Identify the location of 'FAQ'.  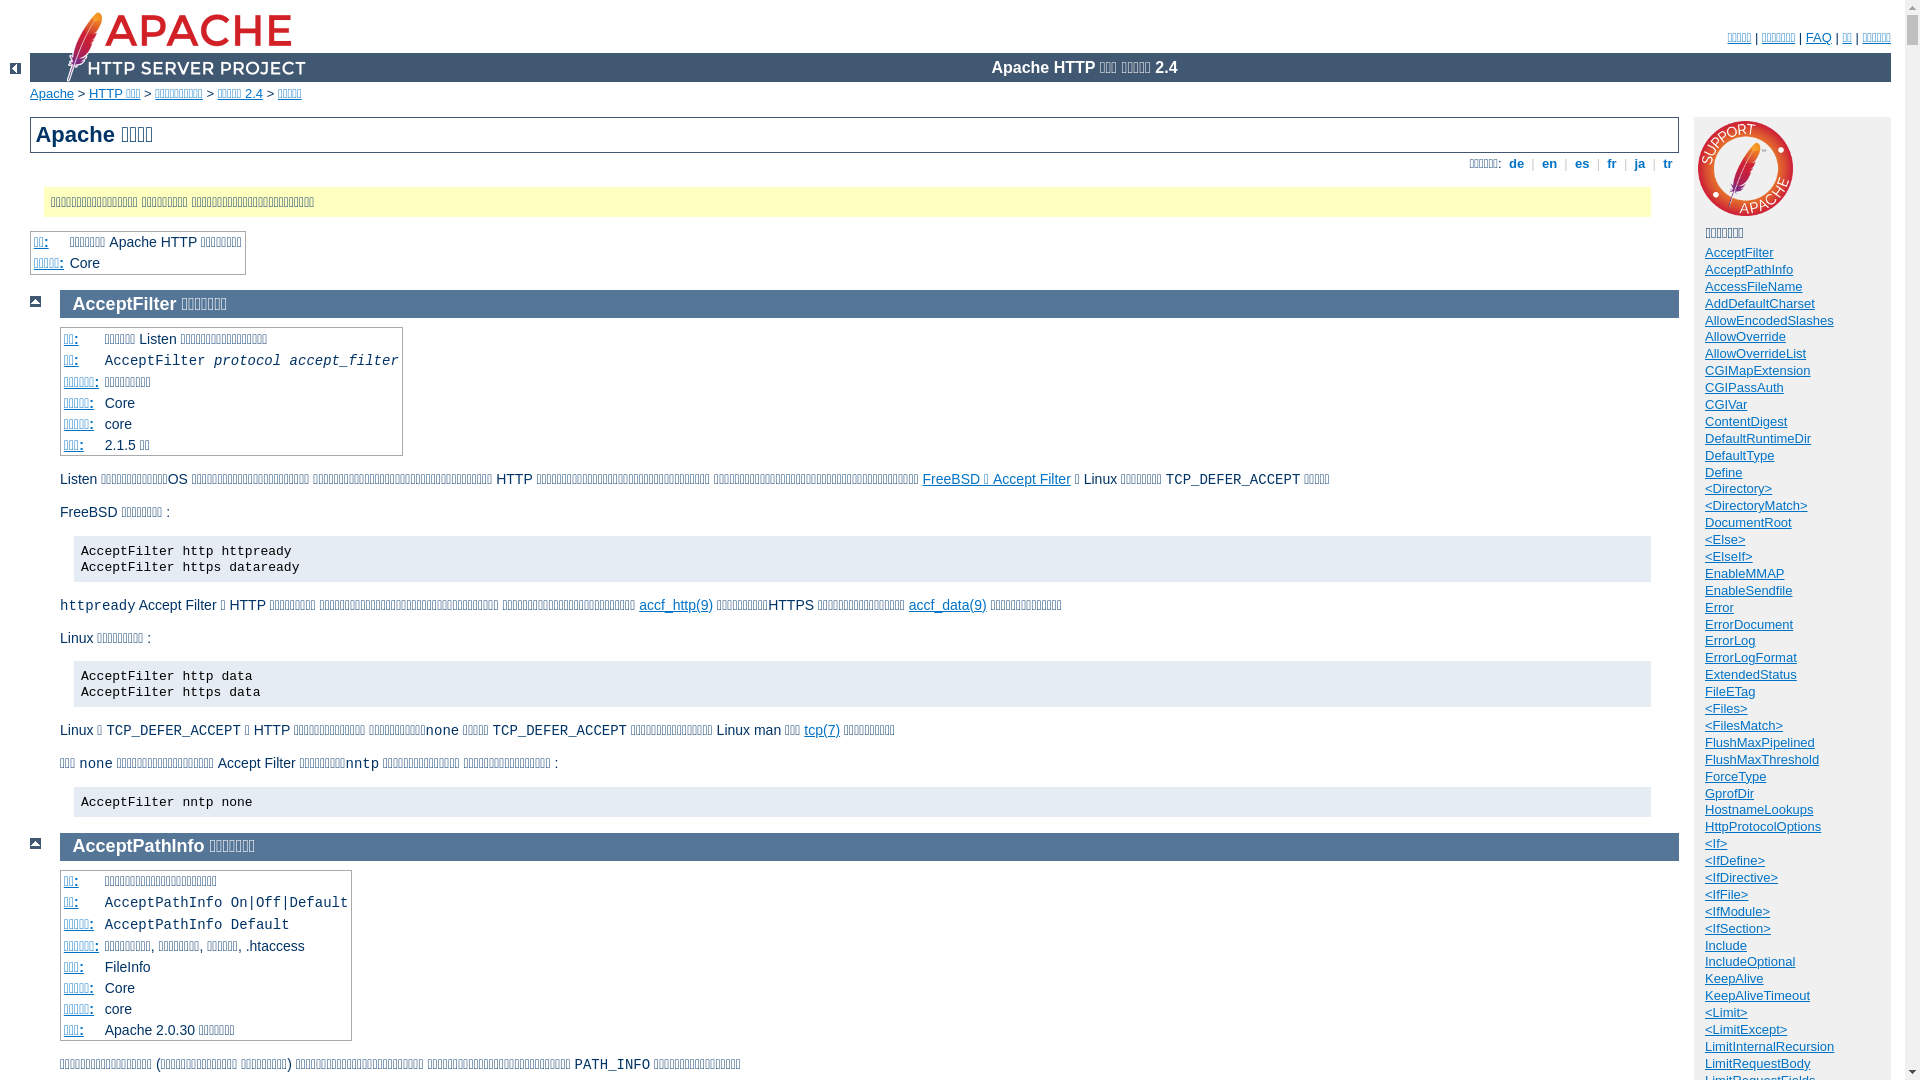
(1819, 37).